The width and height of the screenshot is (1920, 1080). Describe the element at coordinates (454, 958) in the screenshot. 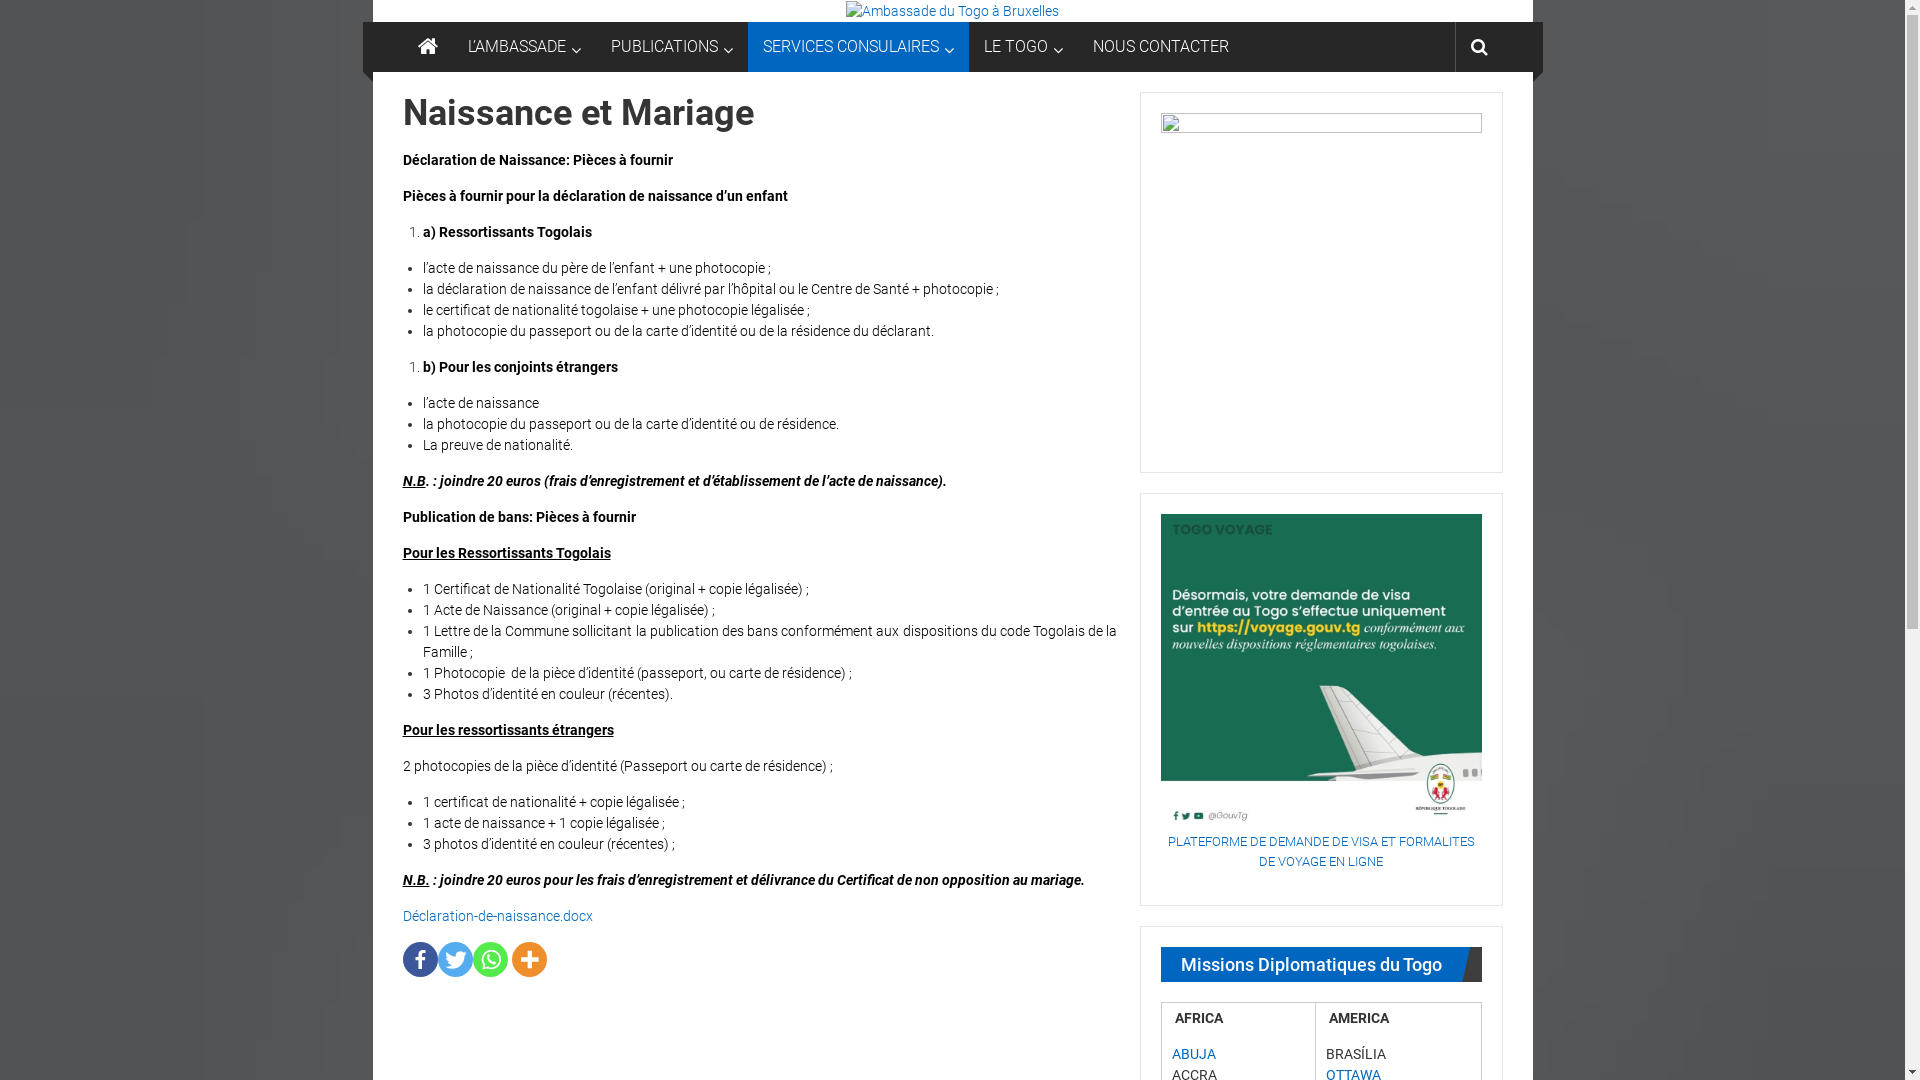

I see `'Twitter'` at that location.